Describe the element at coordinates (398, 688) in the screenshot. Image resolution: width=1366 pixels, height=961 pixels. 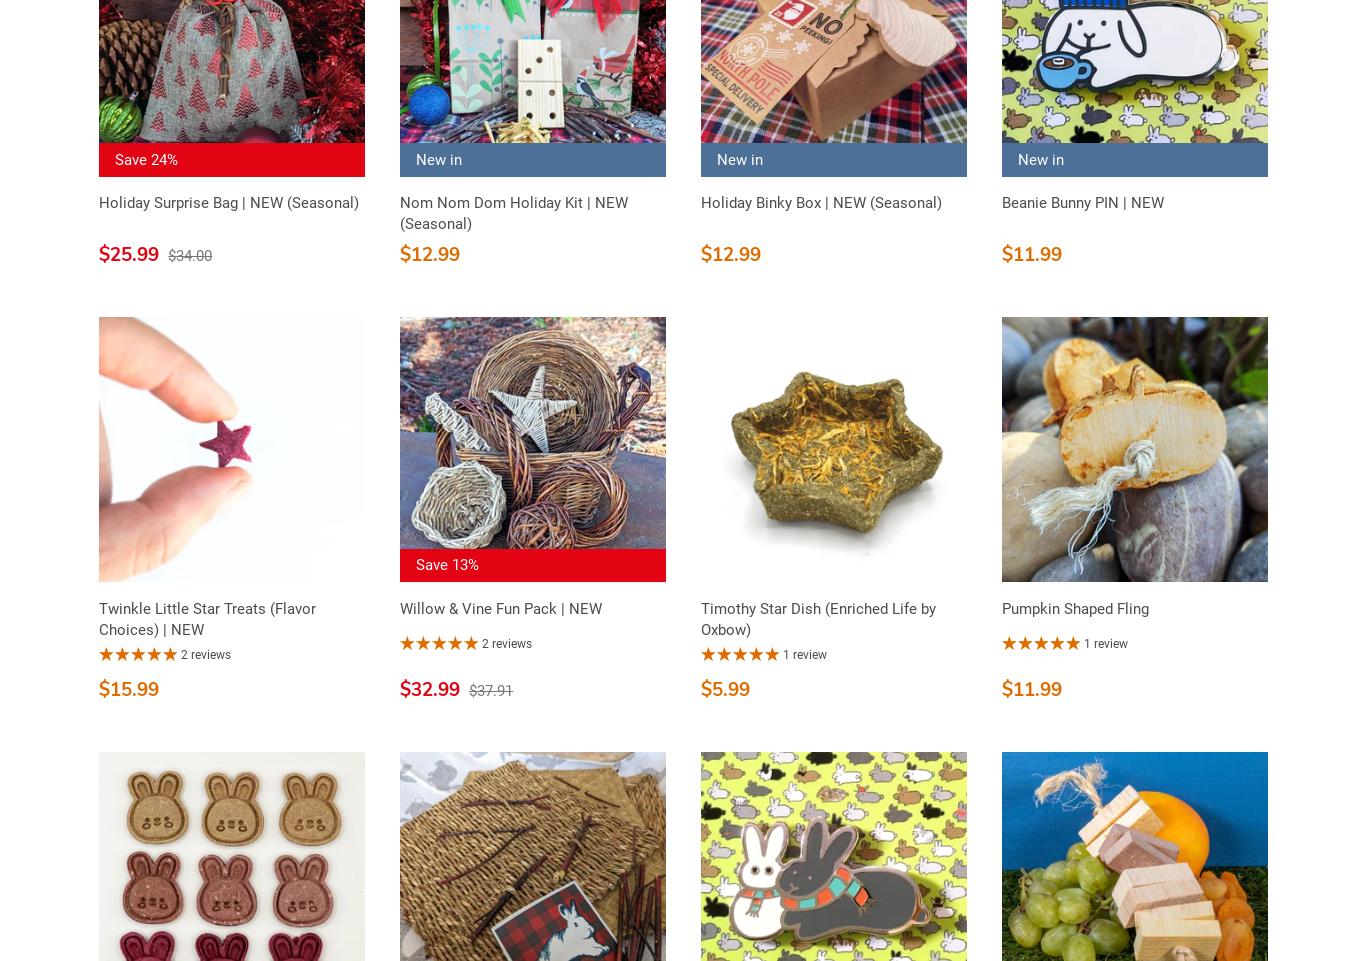
I see `'$32.99'` at that location.